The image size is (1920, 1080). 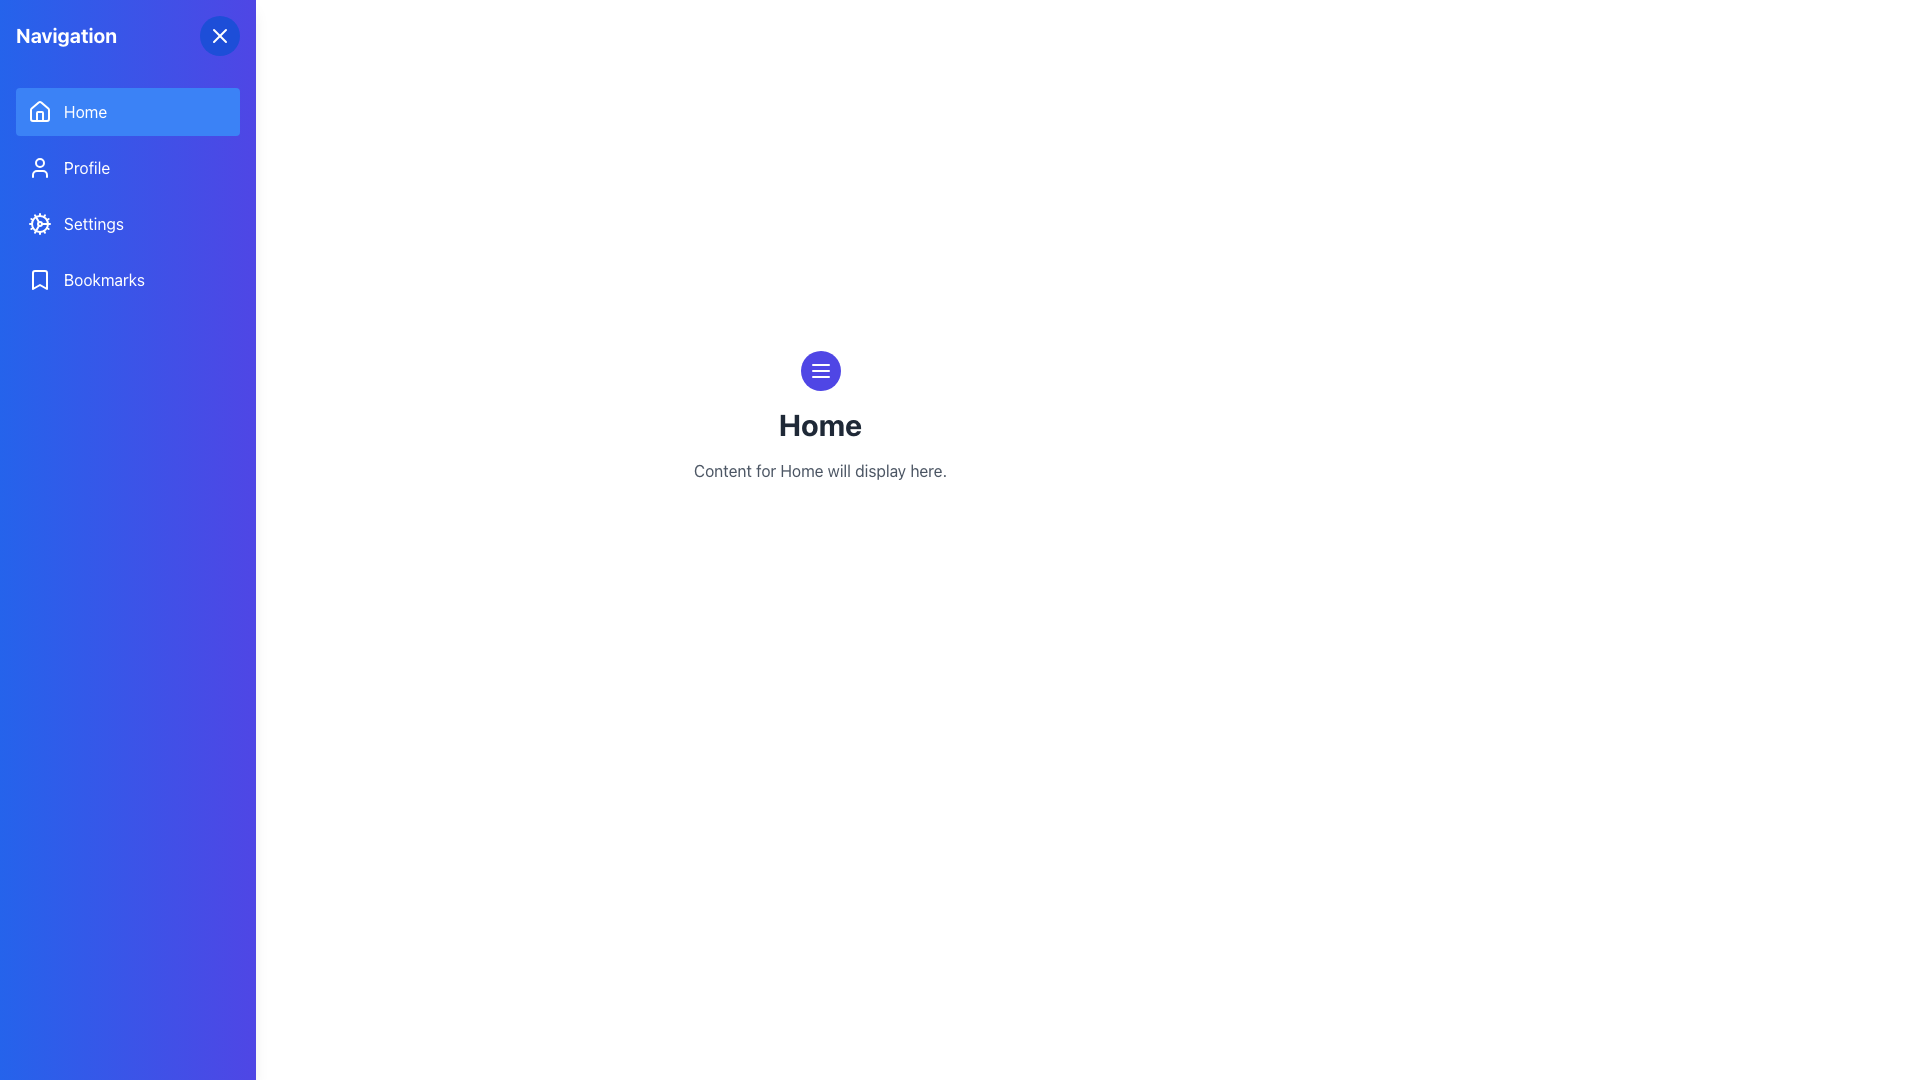 I want to click on the close button located in the top-right corner of the navigation bar, so click(x=220, y=35).